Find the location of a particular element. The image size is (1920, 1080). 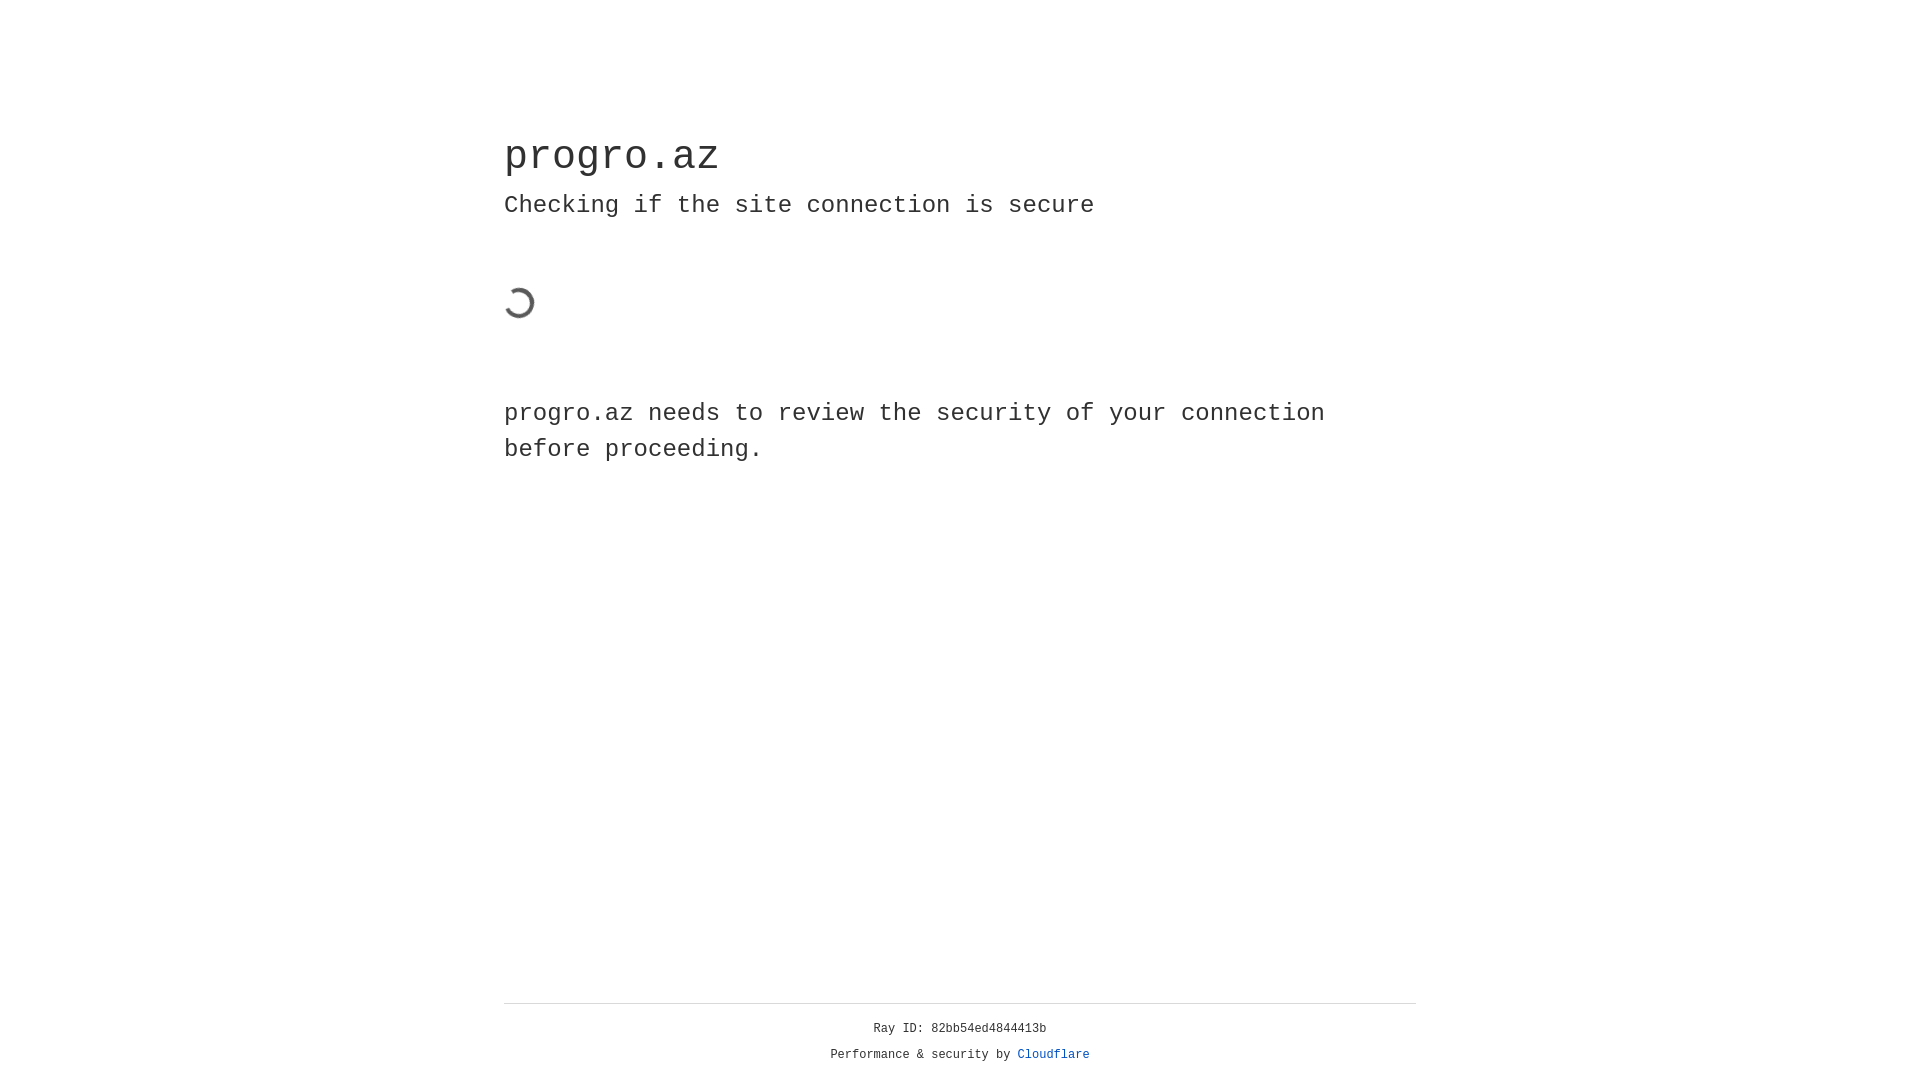

'Cloudflare' is located at coordinates (1053, 1054).